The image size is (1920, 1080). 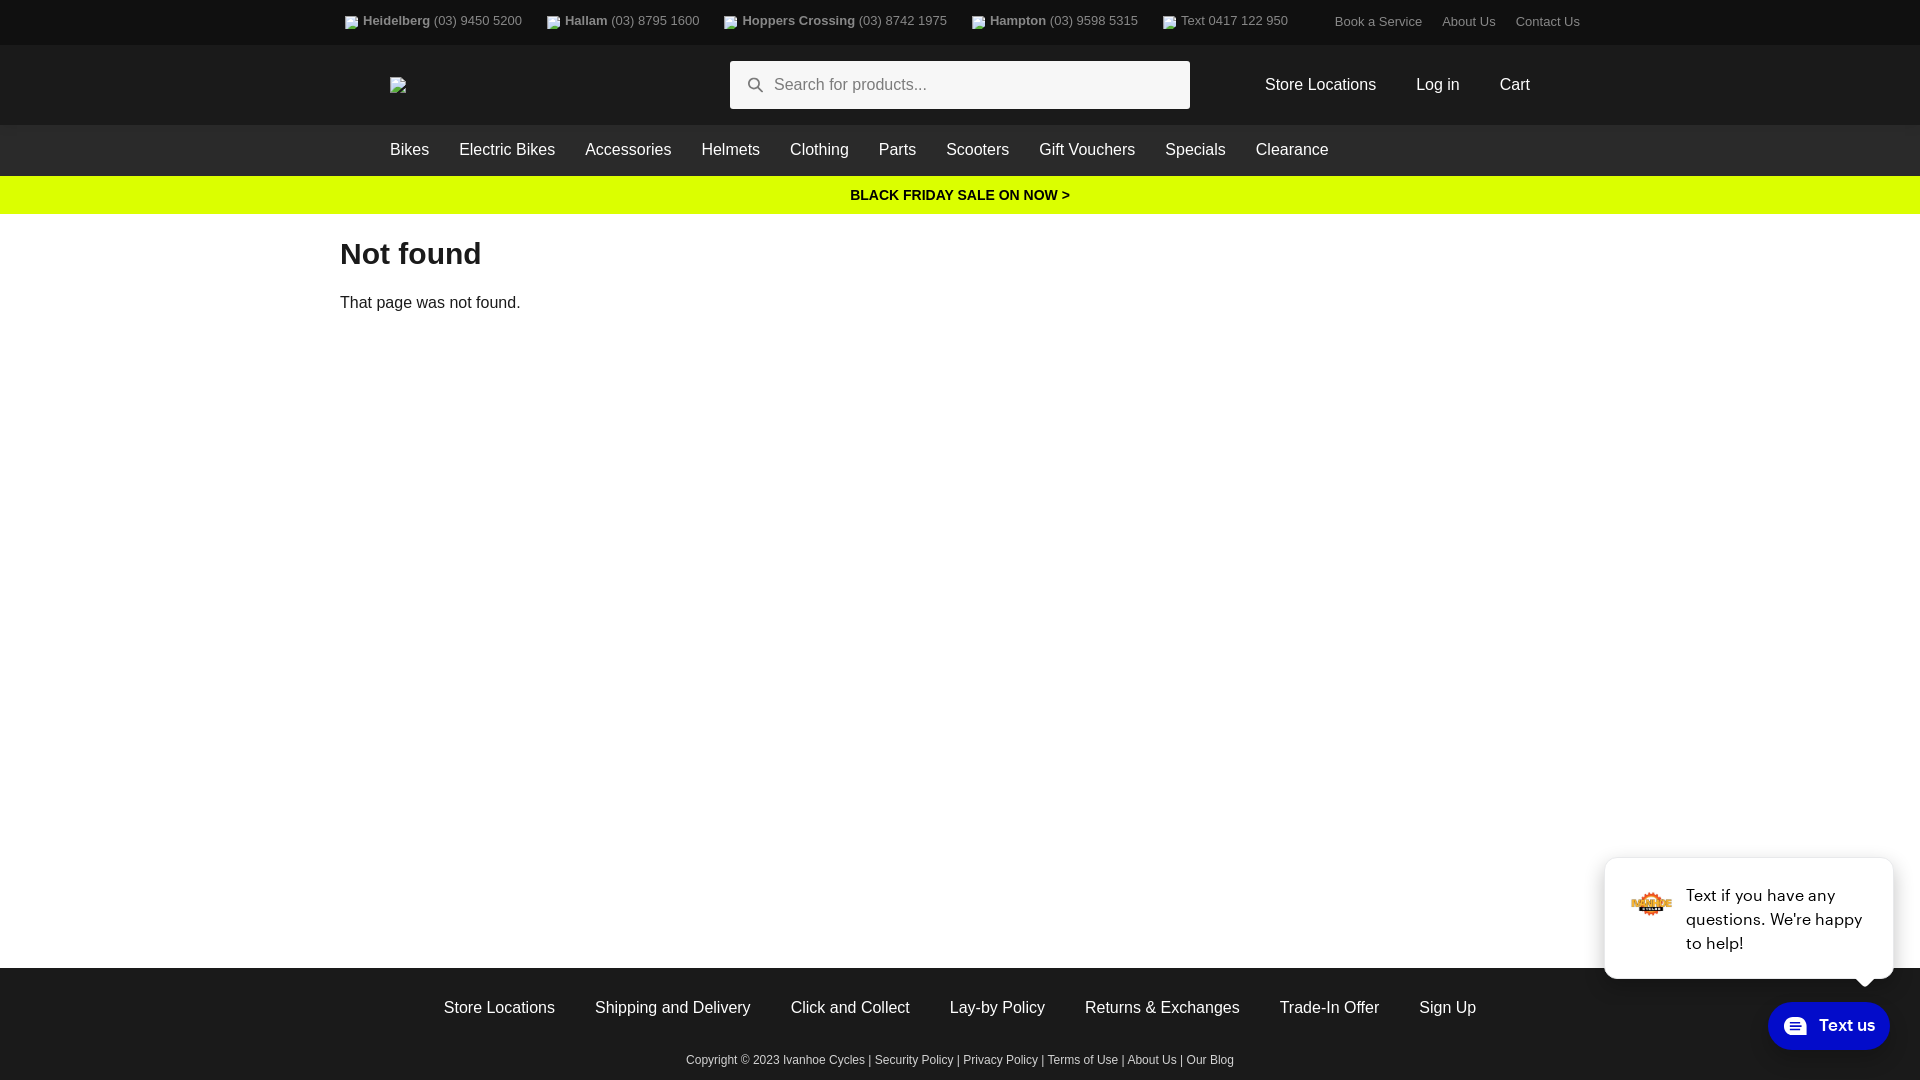 What do you see at coordinates (997, 1008) in the screenshot?
I see `'Lay-by Policy'` at bounding box center [997, 1008].